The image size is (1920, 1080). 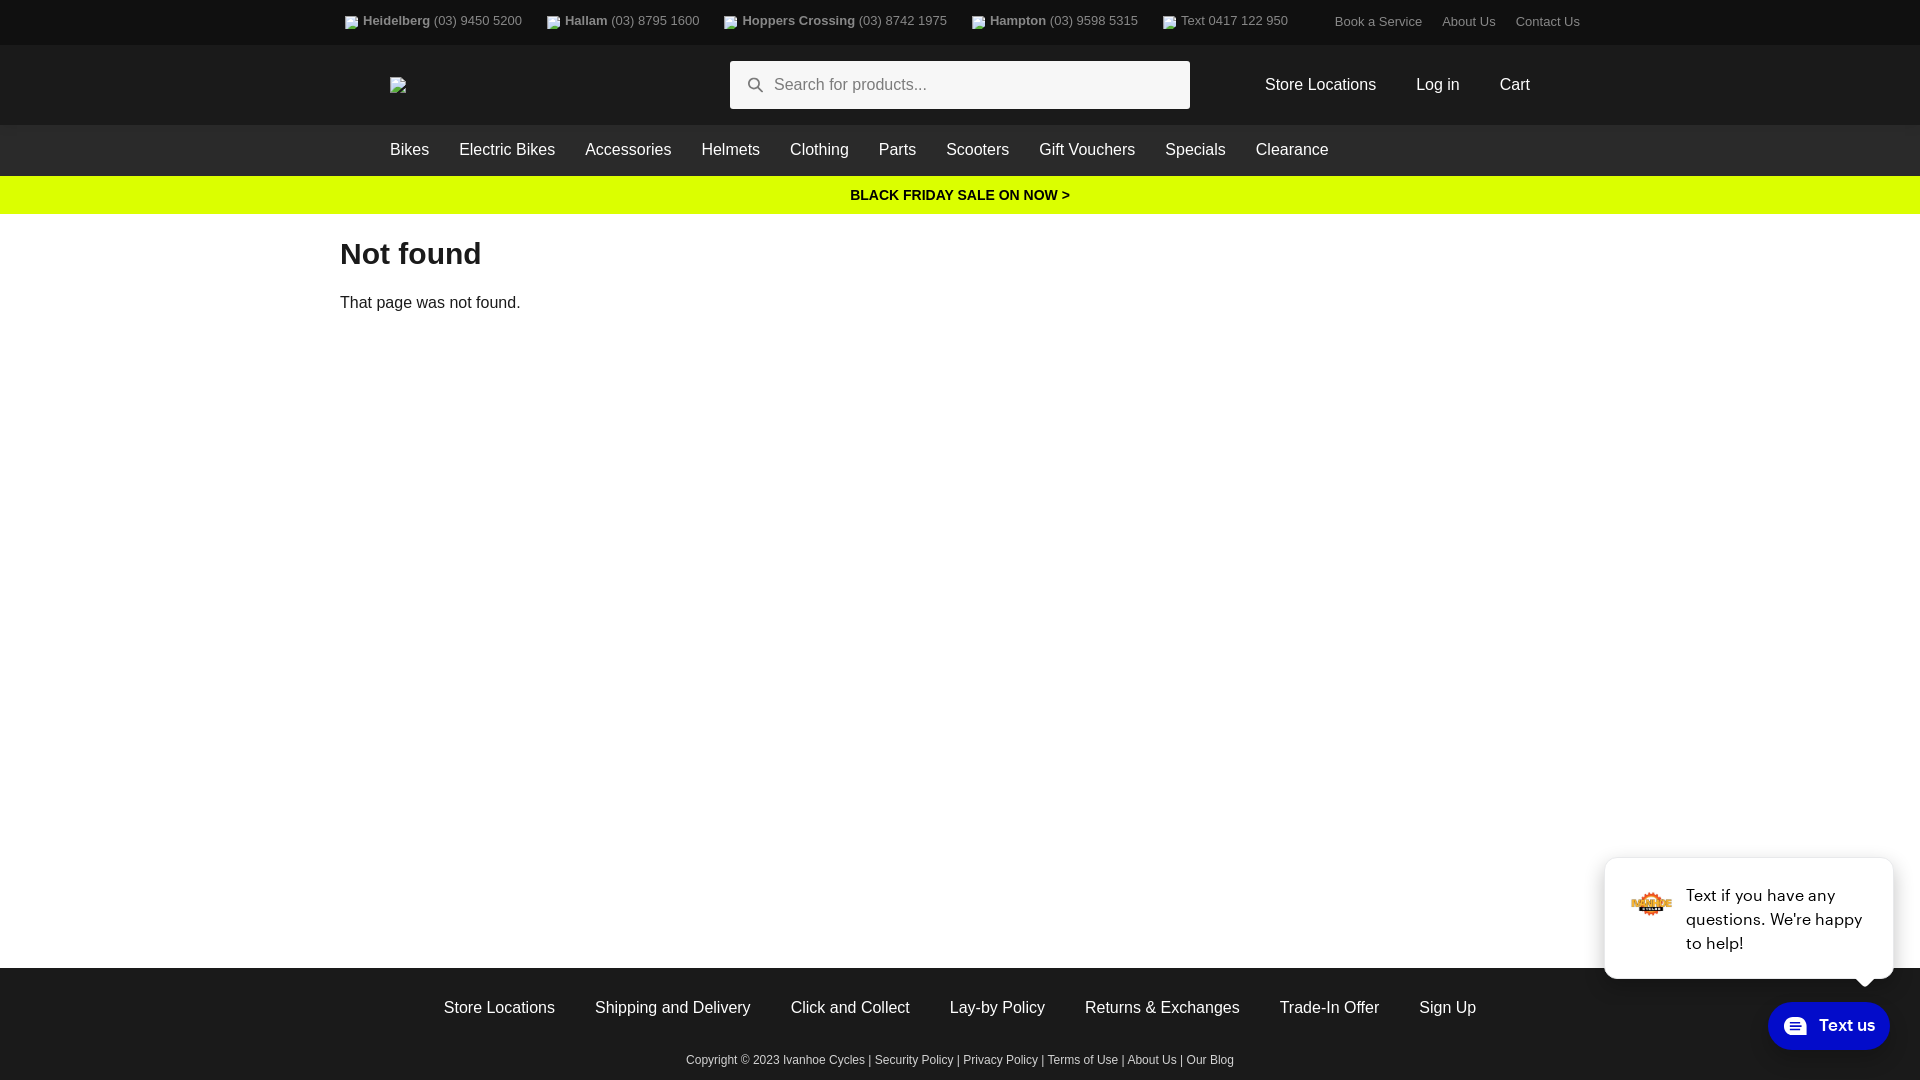 What do you see at coordinates (997, 1008) in the screenshot?
I see `'Lay-by Policy'` at bounding box center [997, 1008].